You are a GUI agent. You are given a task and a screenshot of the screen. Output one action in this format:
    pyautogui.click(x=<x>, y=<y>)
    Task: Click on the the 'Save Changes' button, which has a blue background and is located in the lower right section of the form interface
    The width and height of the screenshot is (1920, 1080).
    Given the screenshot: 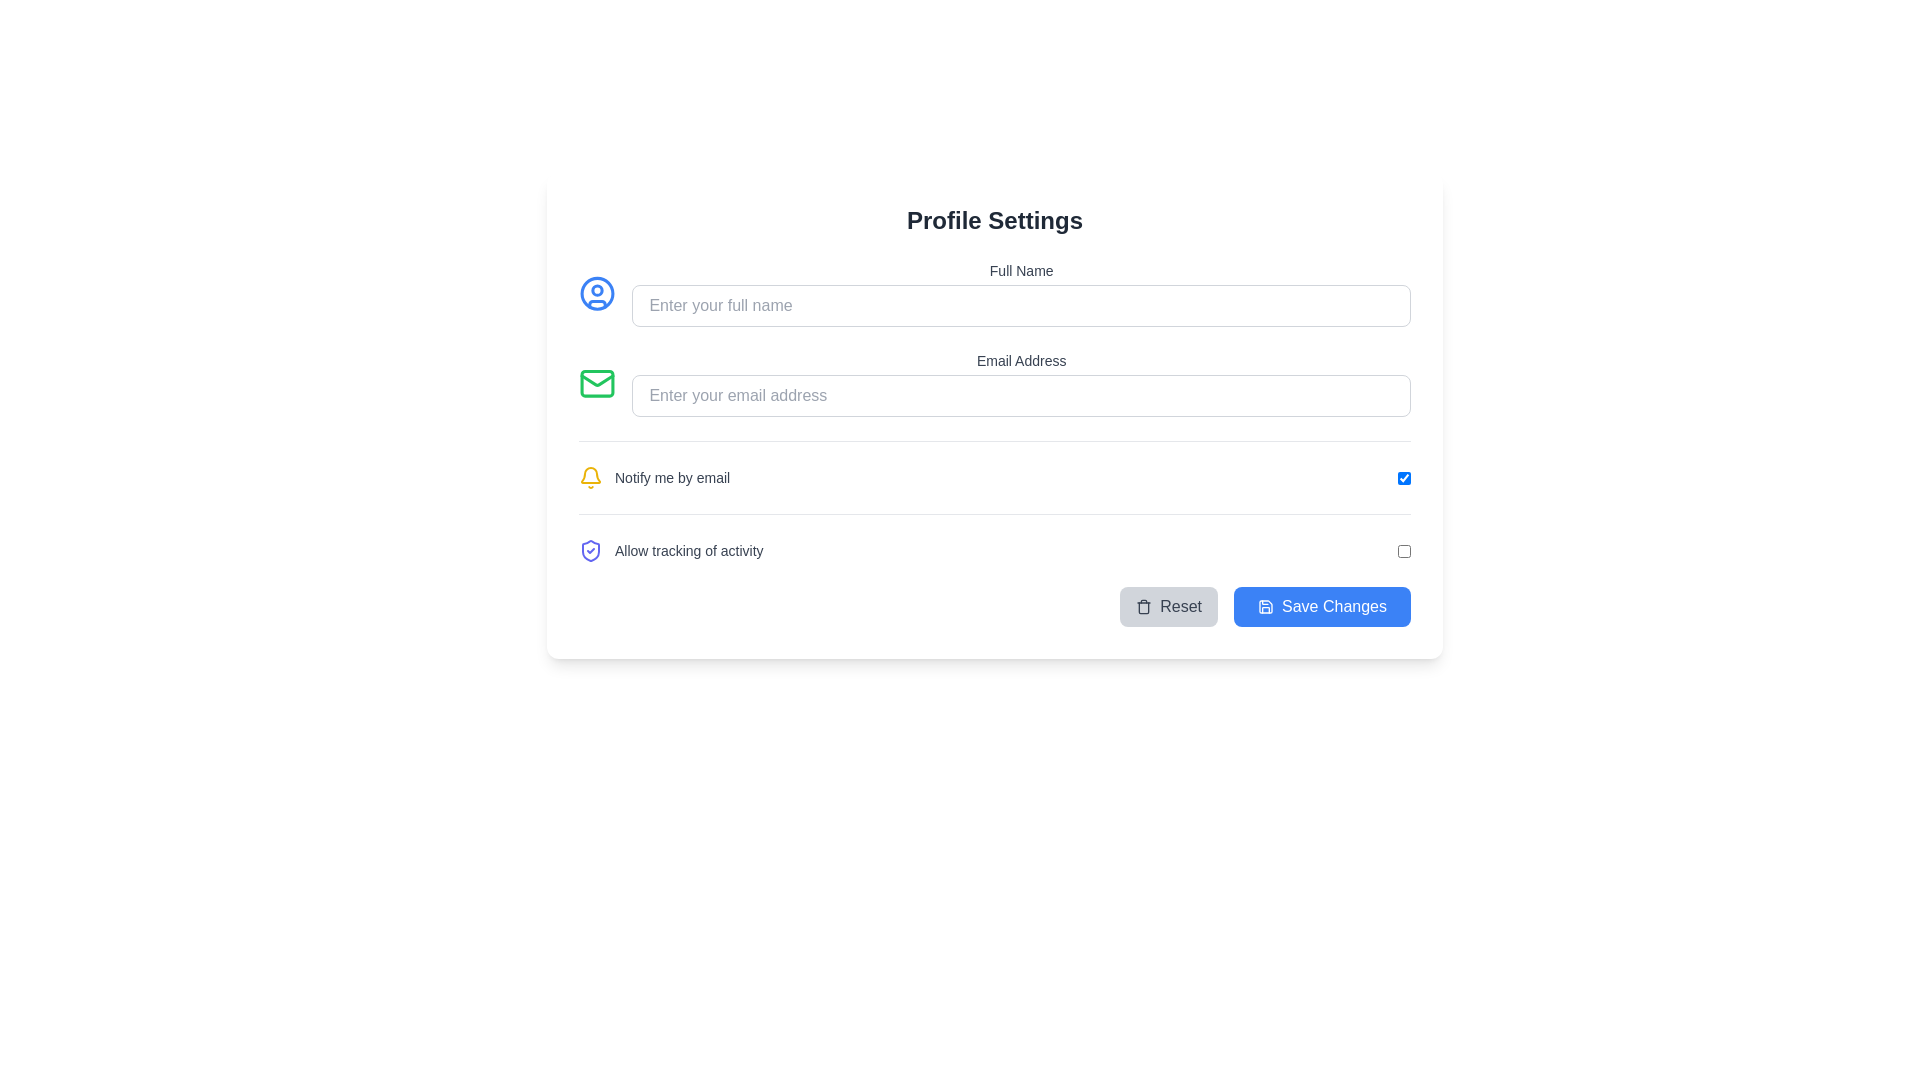 What is the action you would take?
    pyautogui.click(x=1265, y=605)
    